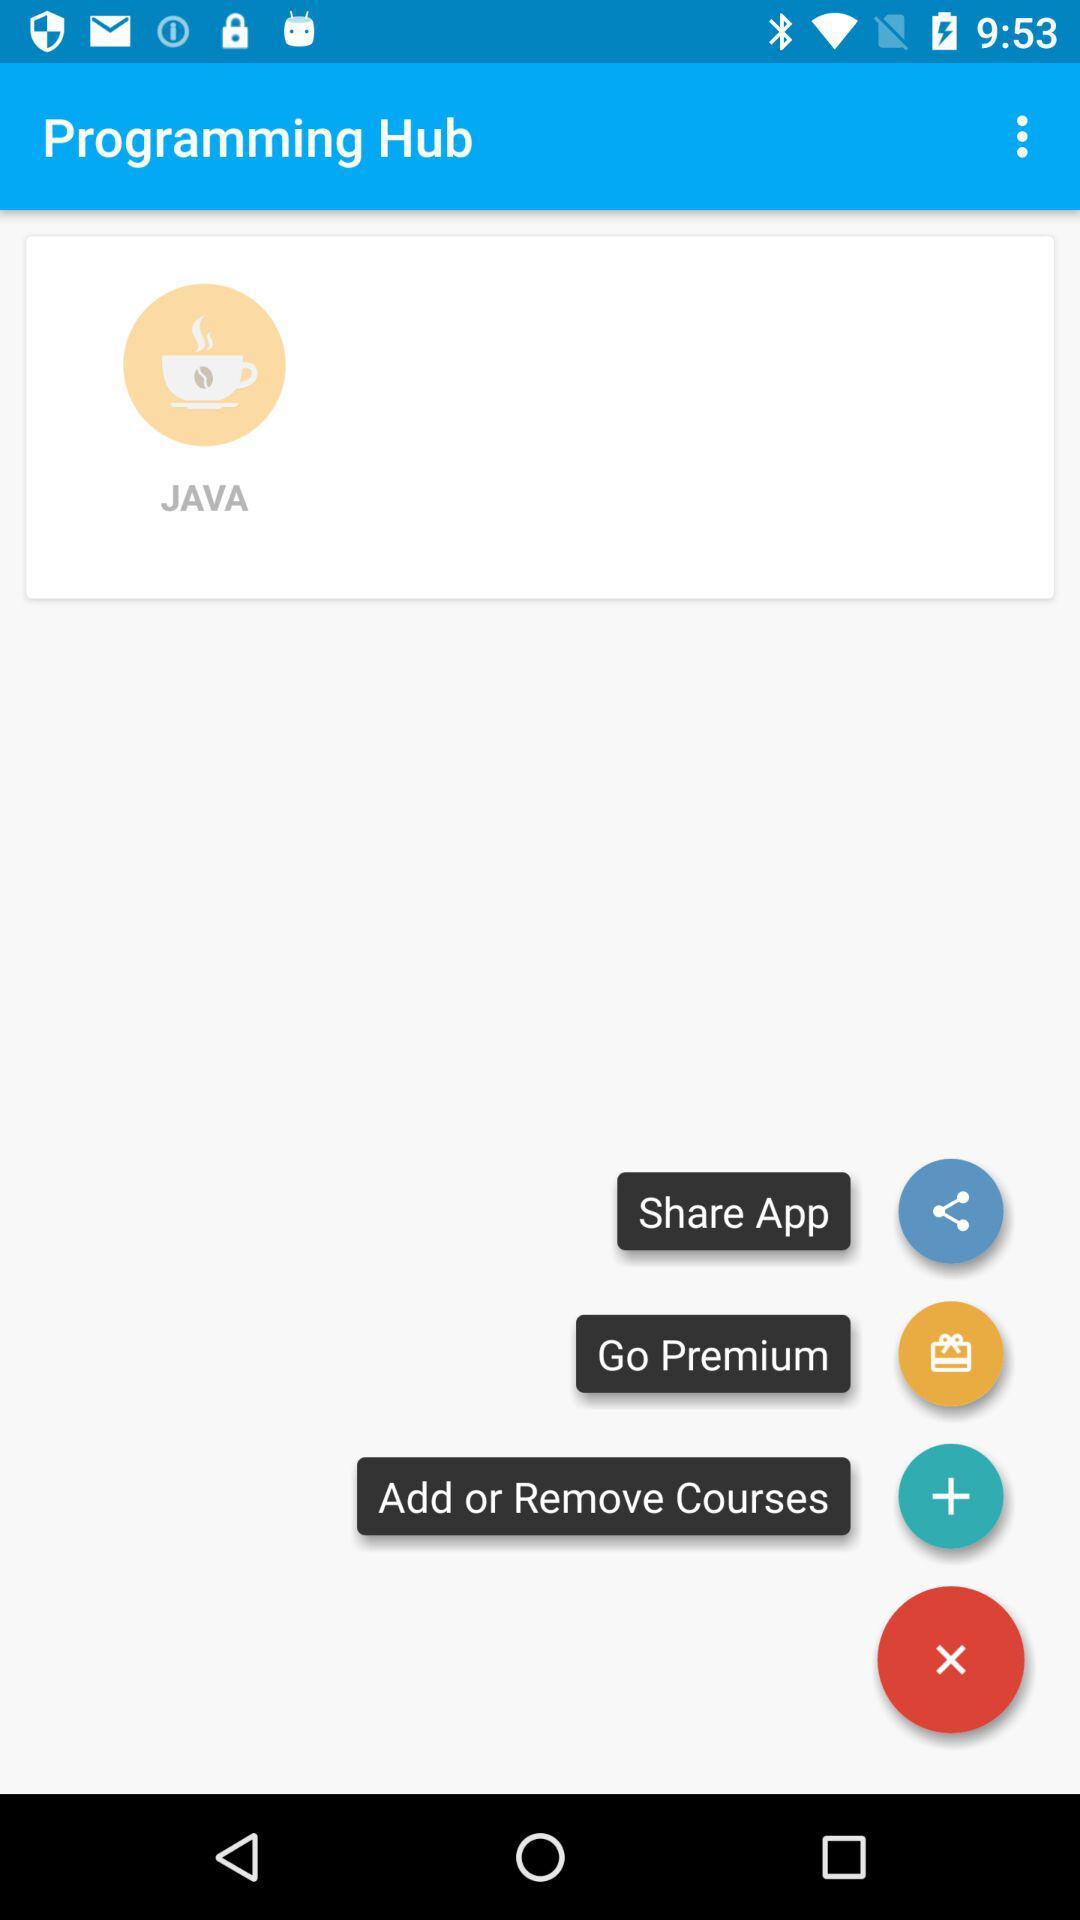  I want to click on item at the top right corner, so click(1027, 135).